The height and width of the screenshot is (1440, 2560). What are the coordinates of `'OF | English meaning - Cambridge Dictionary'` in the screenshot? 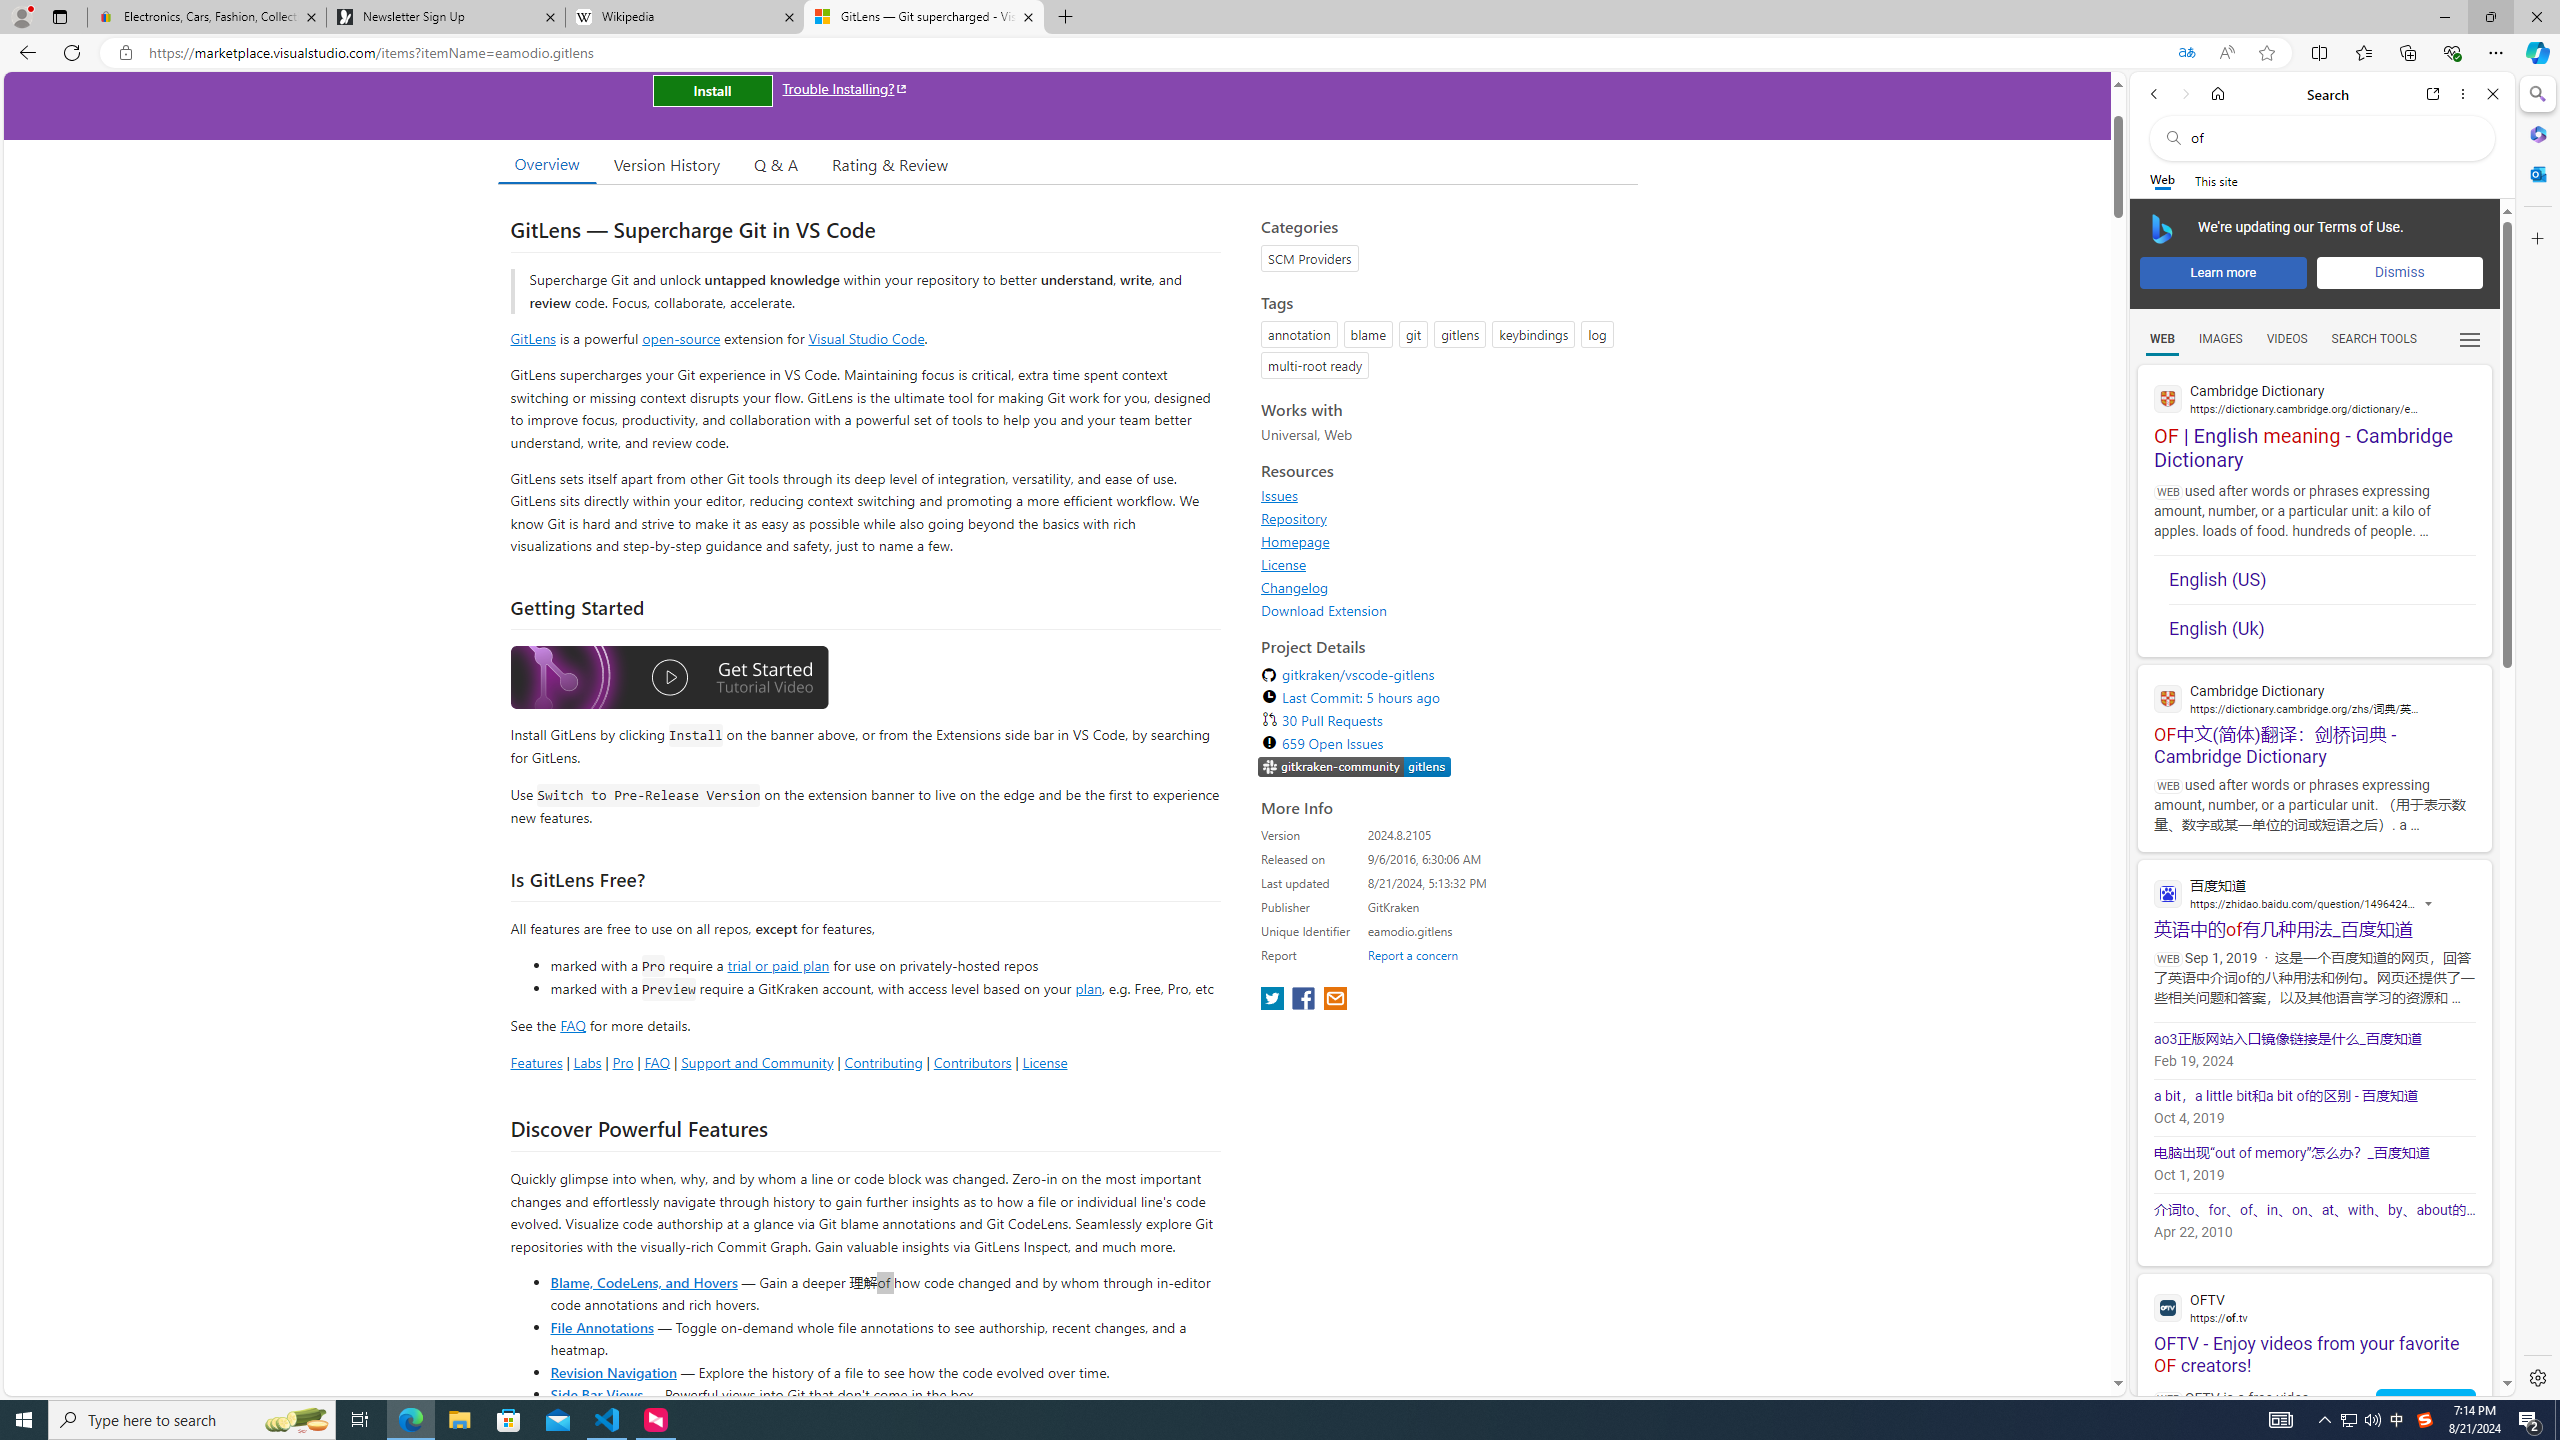 It's located at (2314, 418).